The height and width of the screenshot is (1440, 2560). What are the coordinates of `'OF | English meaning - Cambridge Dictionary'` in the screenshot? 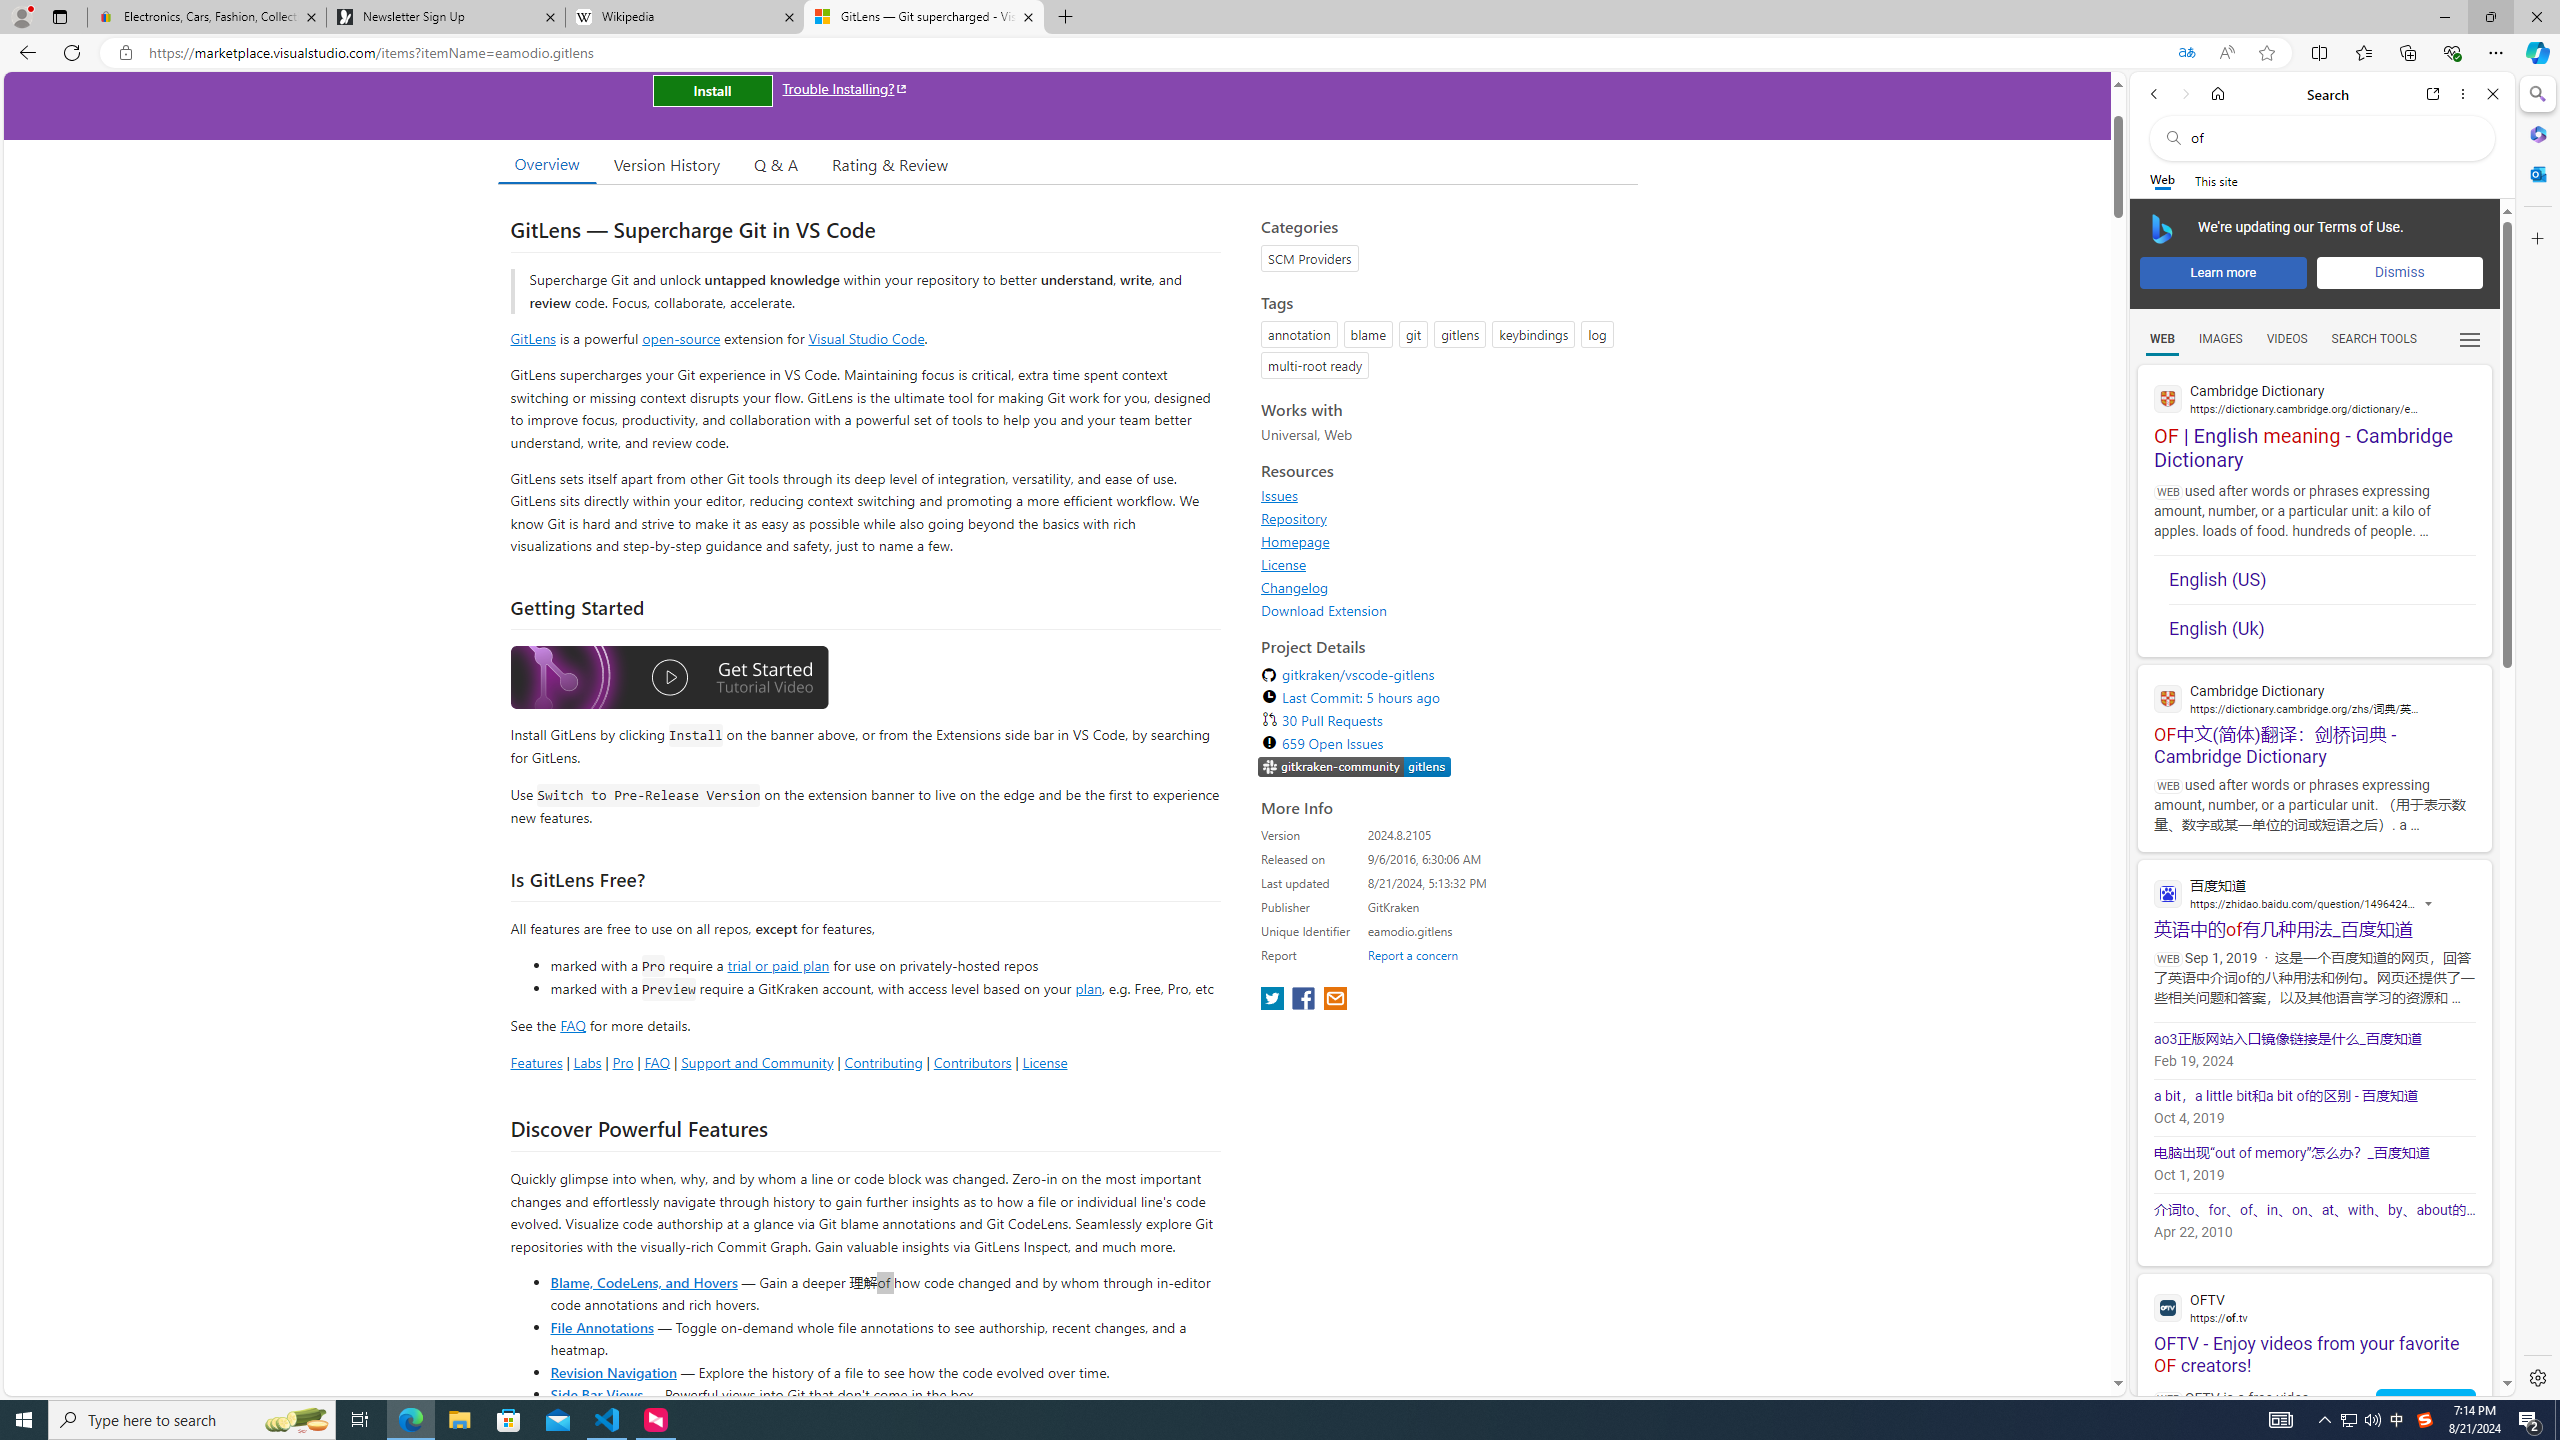 It's located at (2314, 418).